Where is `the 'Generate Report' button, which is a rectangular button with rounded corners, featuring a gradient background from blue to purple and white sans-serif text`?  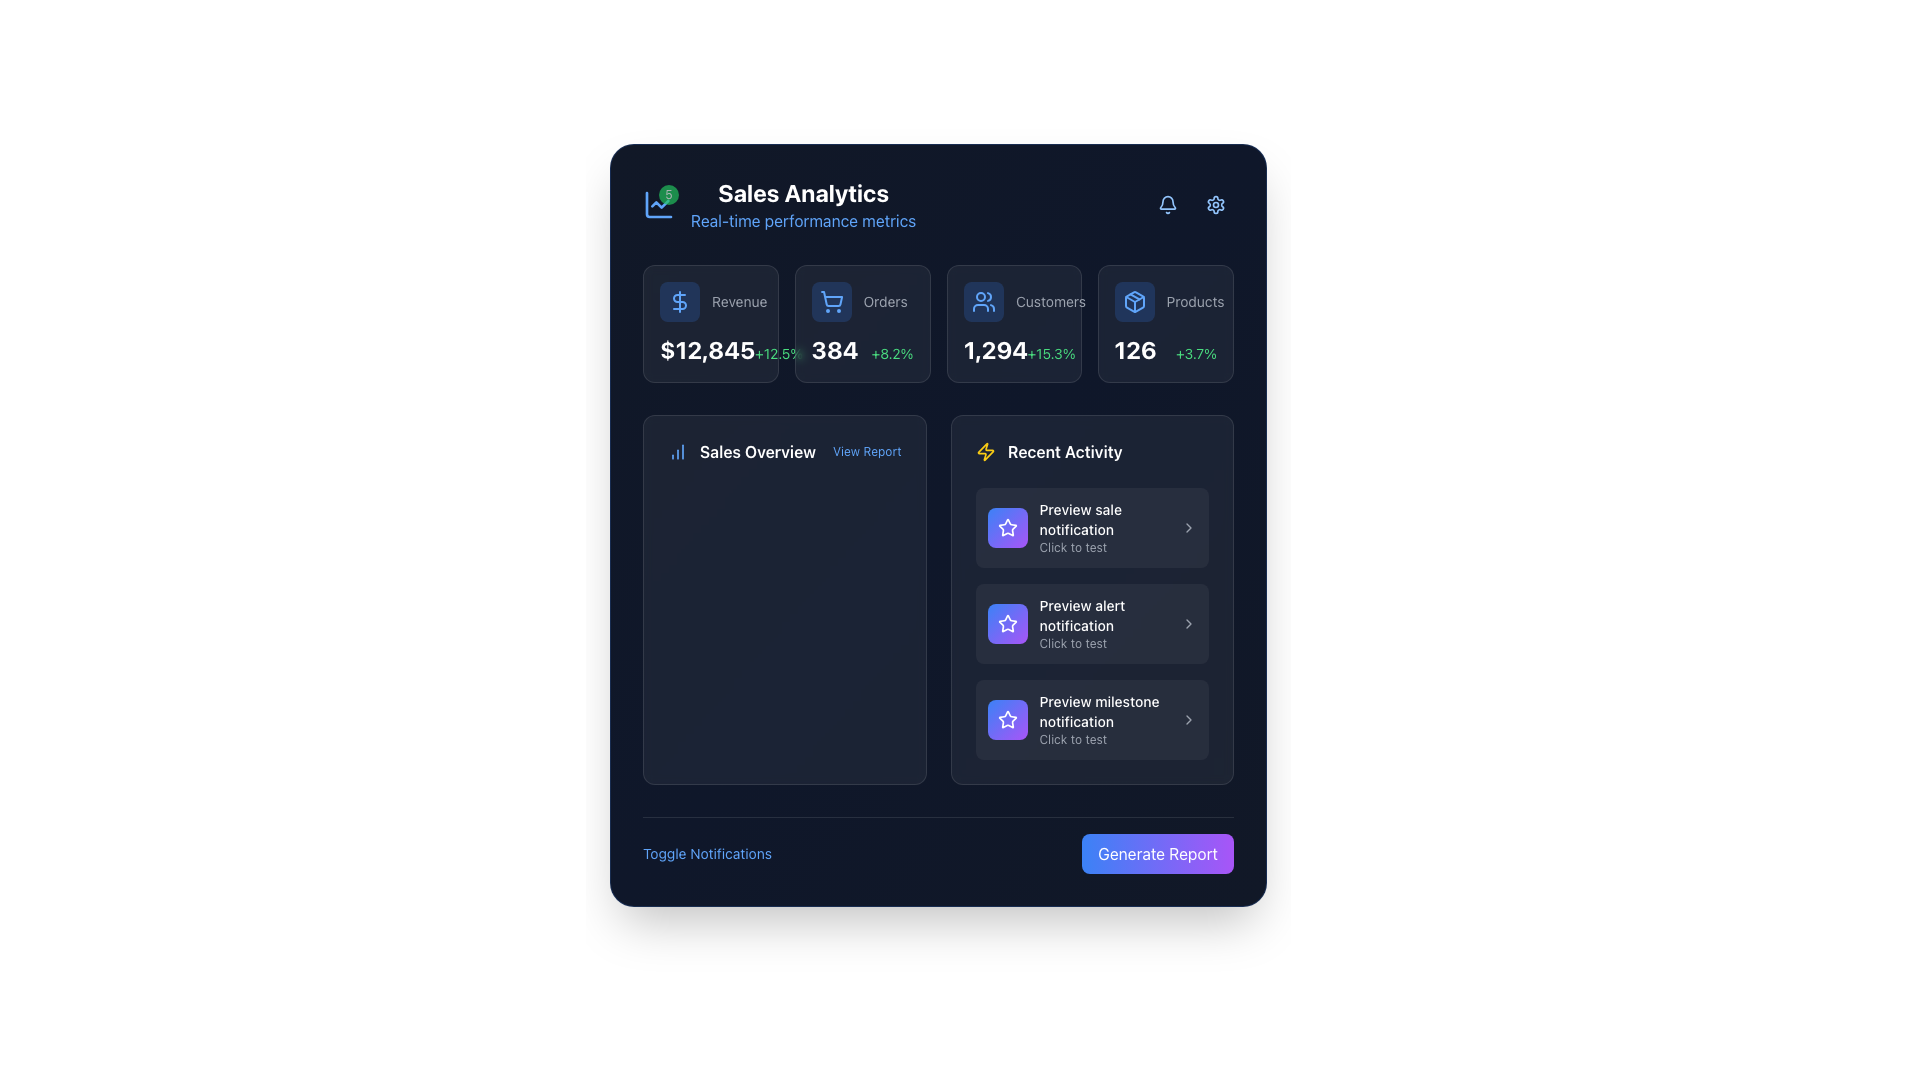 the 'Generate Report' button, which is a rectangular button with rounded corners, featuring a gradient background from blue to purple and white sans-serif text is located at coordinates (1158, 853).